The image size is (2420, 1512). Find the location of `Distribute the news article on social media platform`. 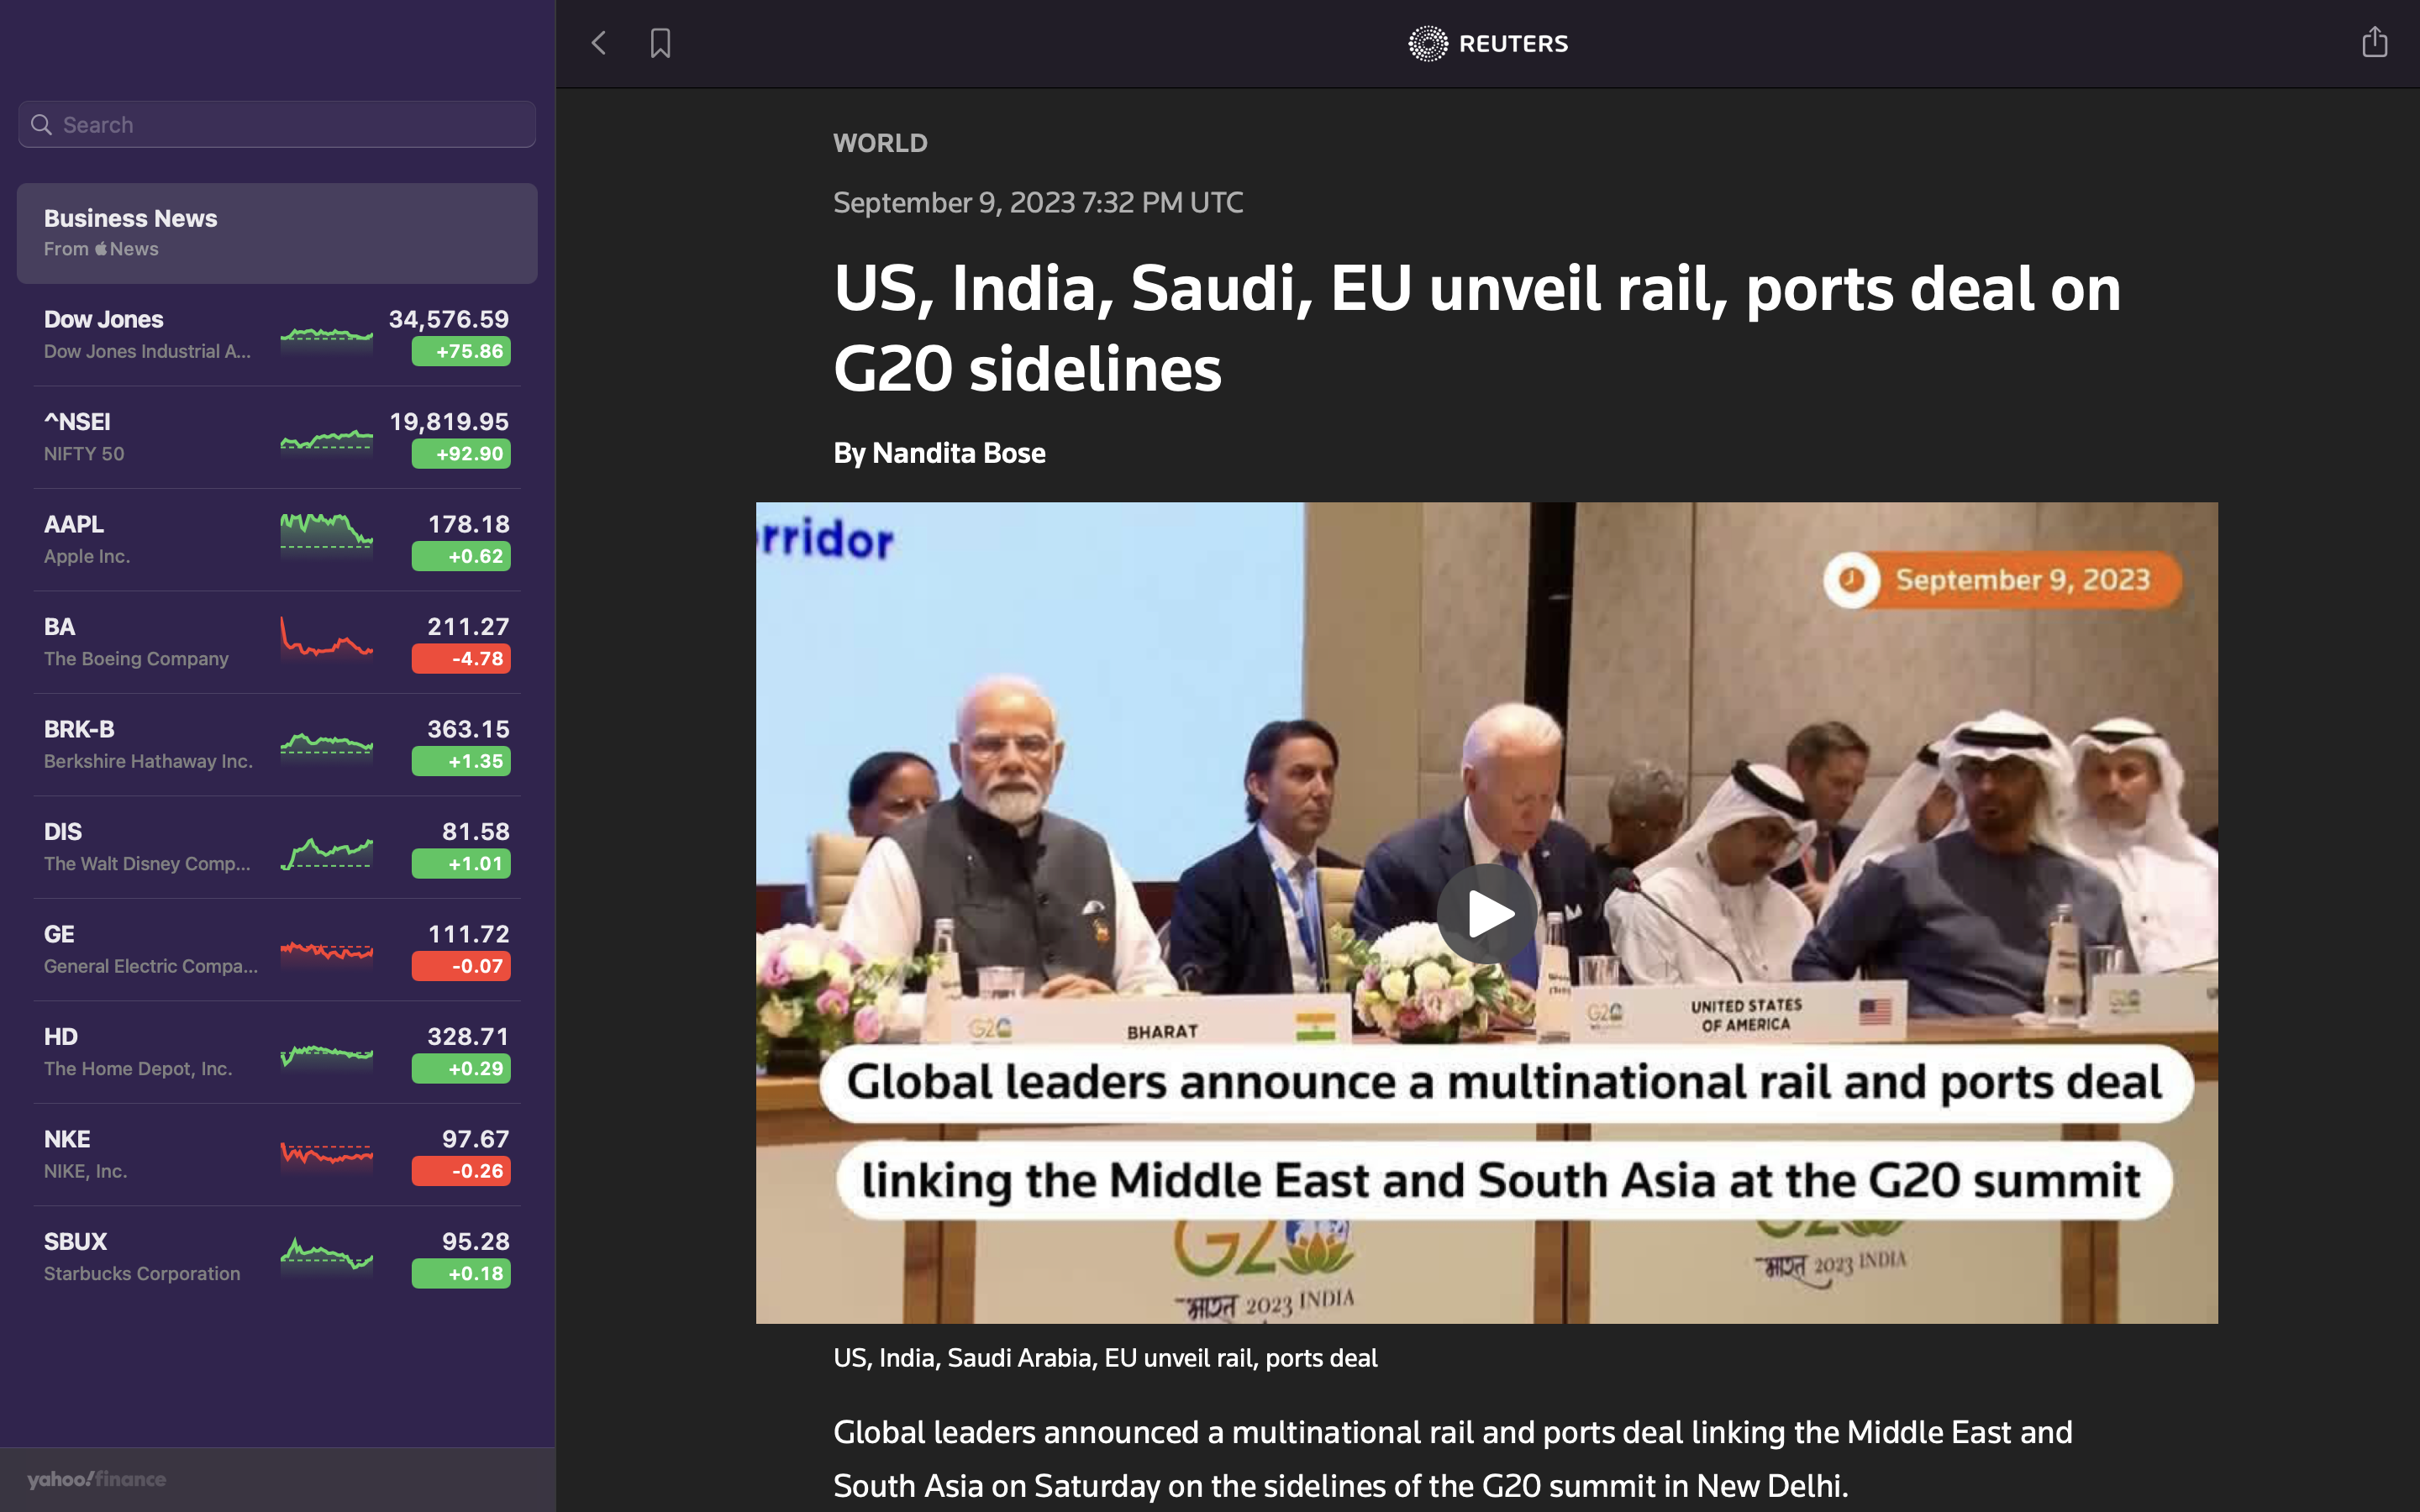

Distribute the news article on social media platform is located at coordinates (2376, 39).